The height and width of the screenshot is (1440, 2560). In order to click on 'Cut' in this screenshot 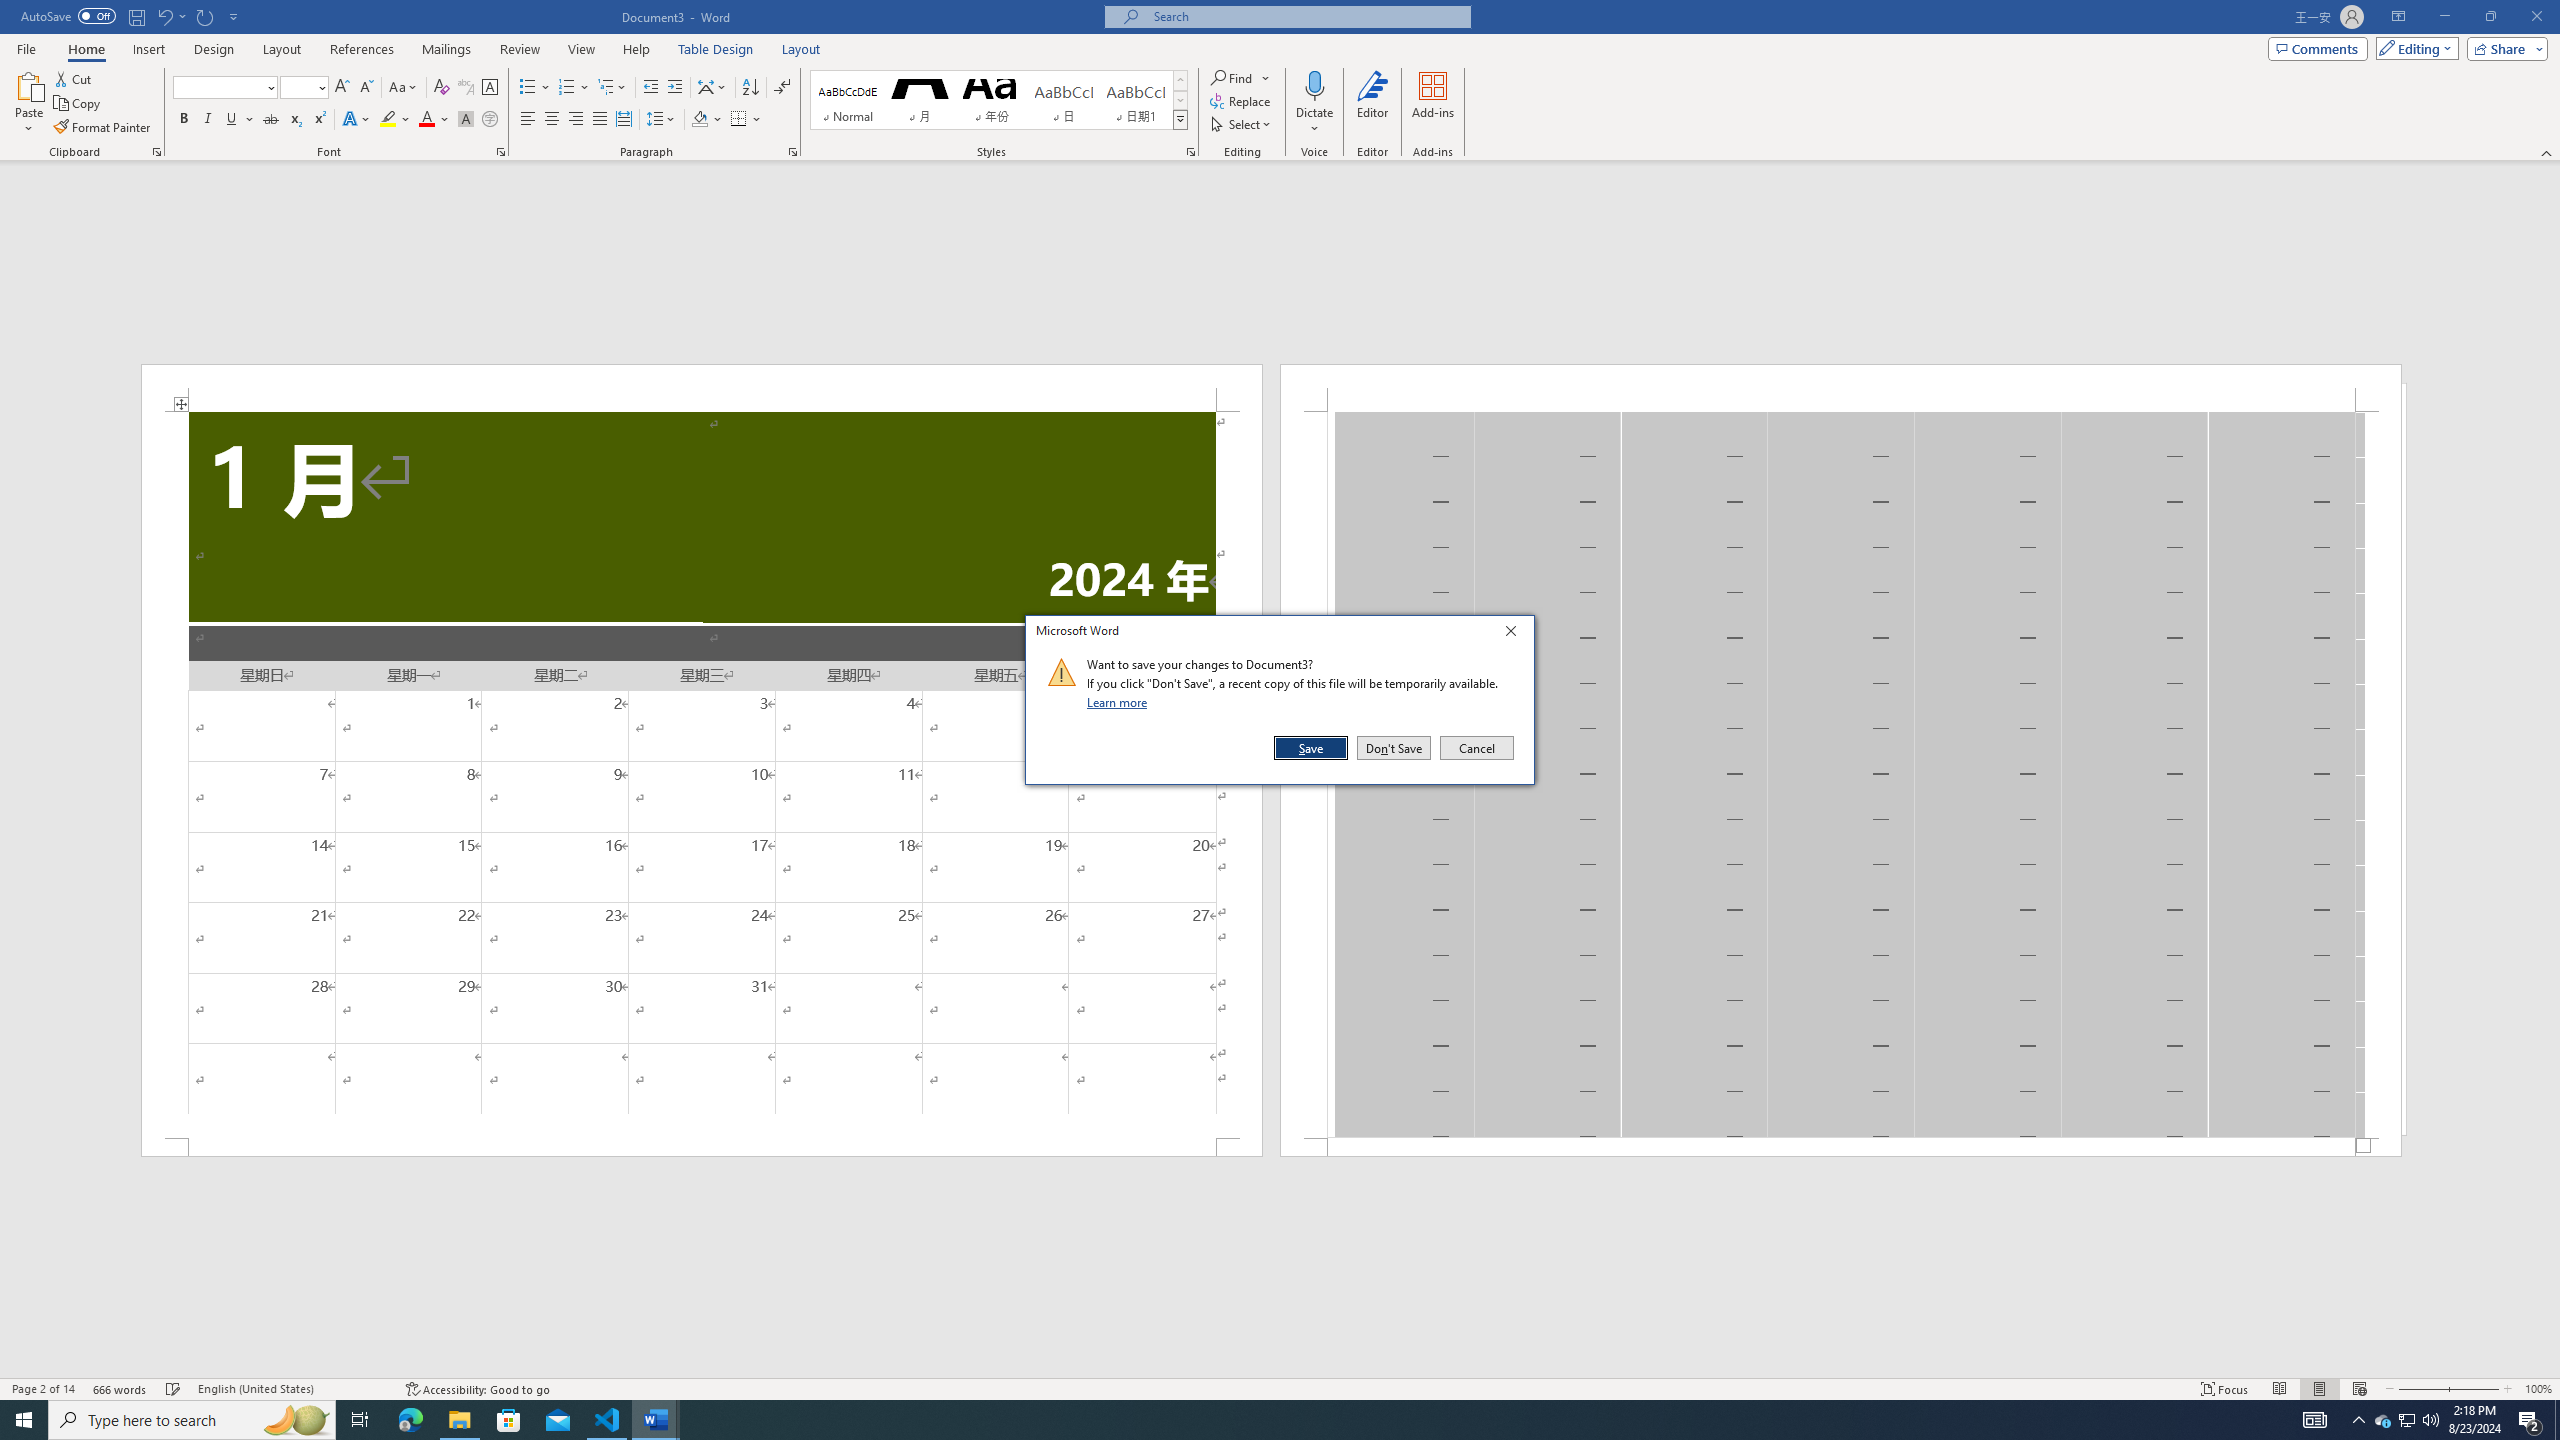, I will do `click(73, 78)`.